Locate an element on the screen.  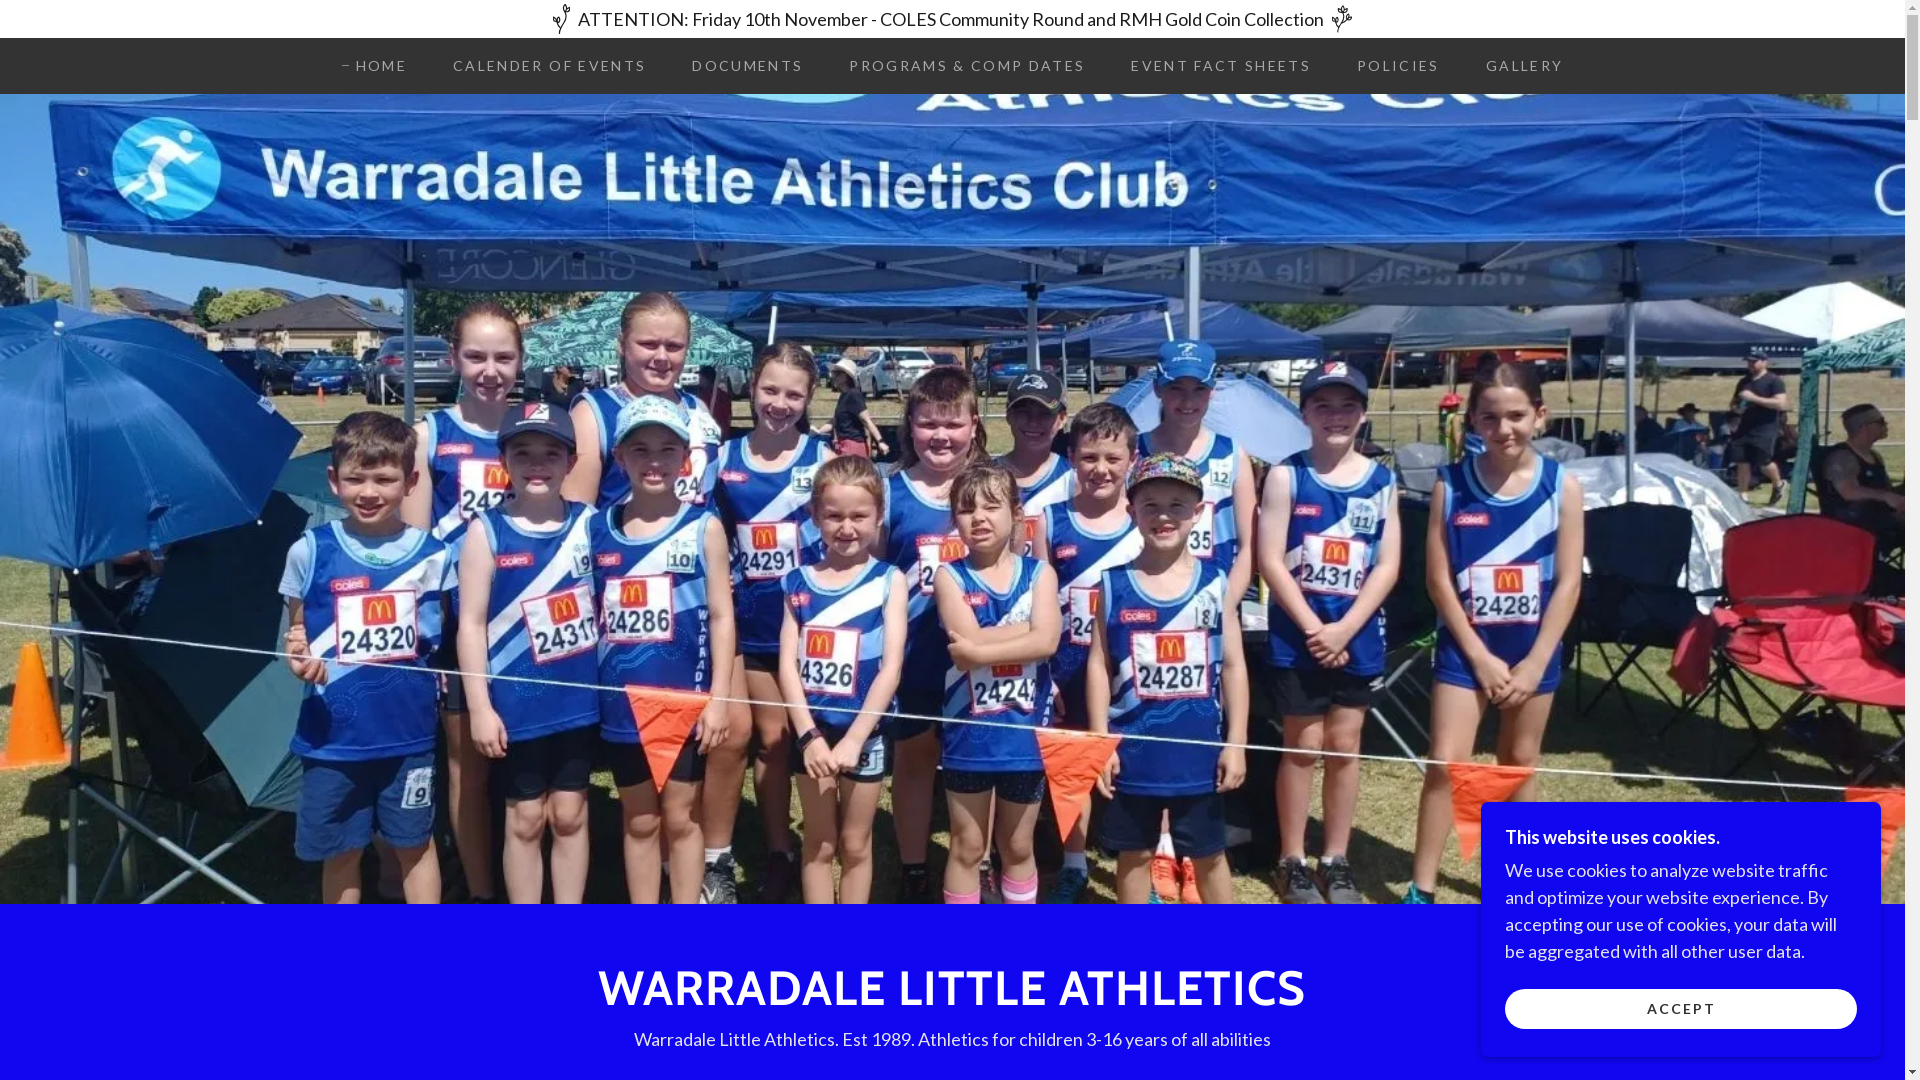
'GALLERY' is located at coordinates (1517, 64).